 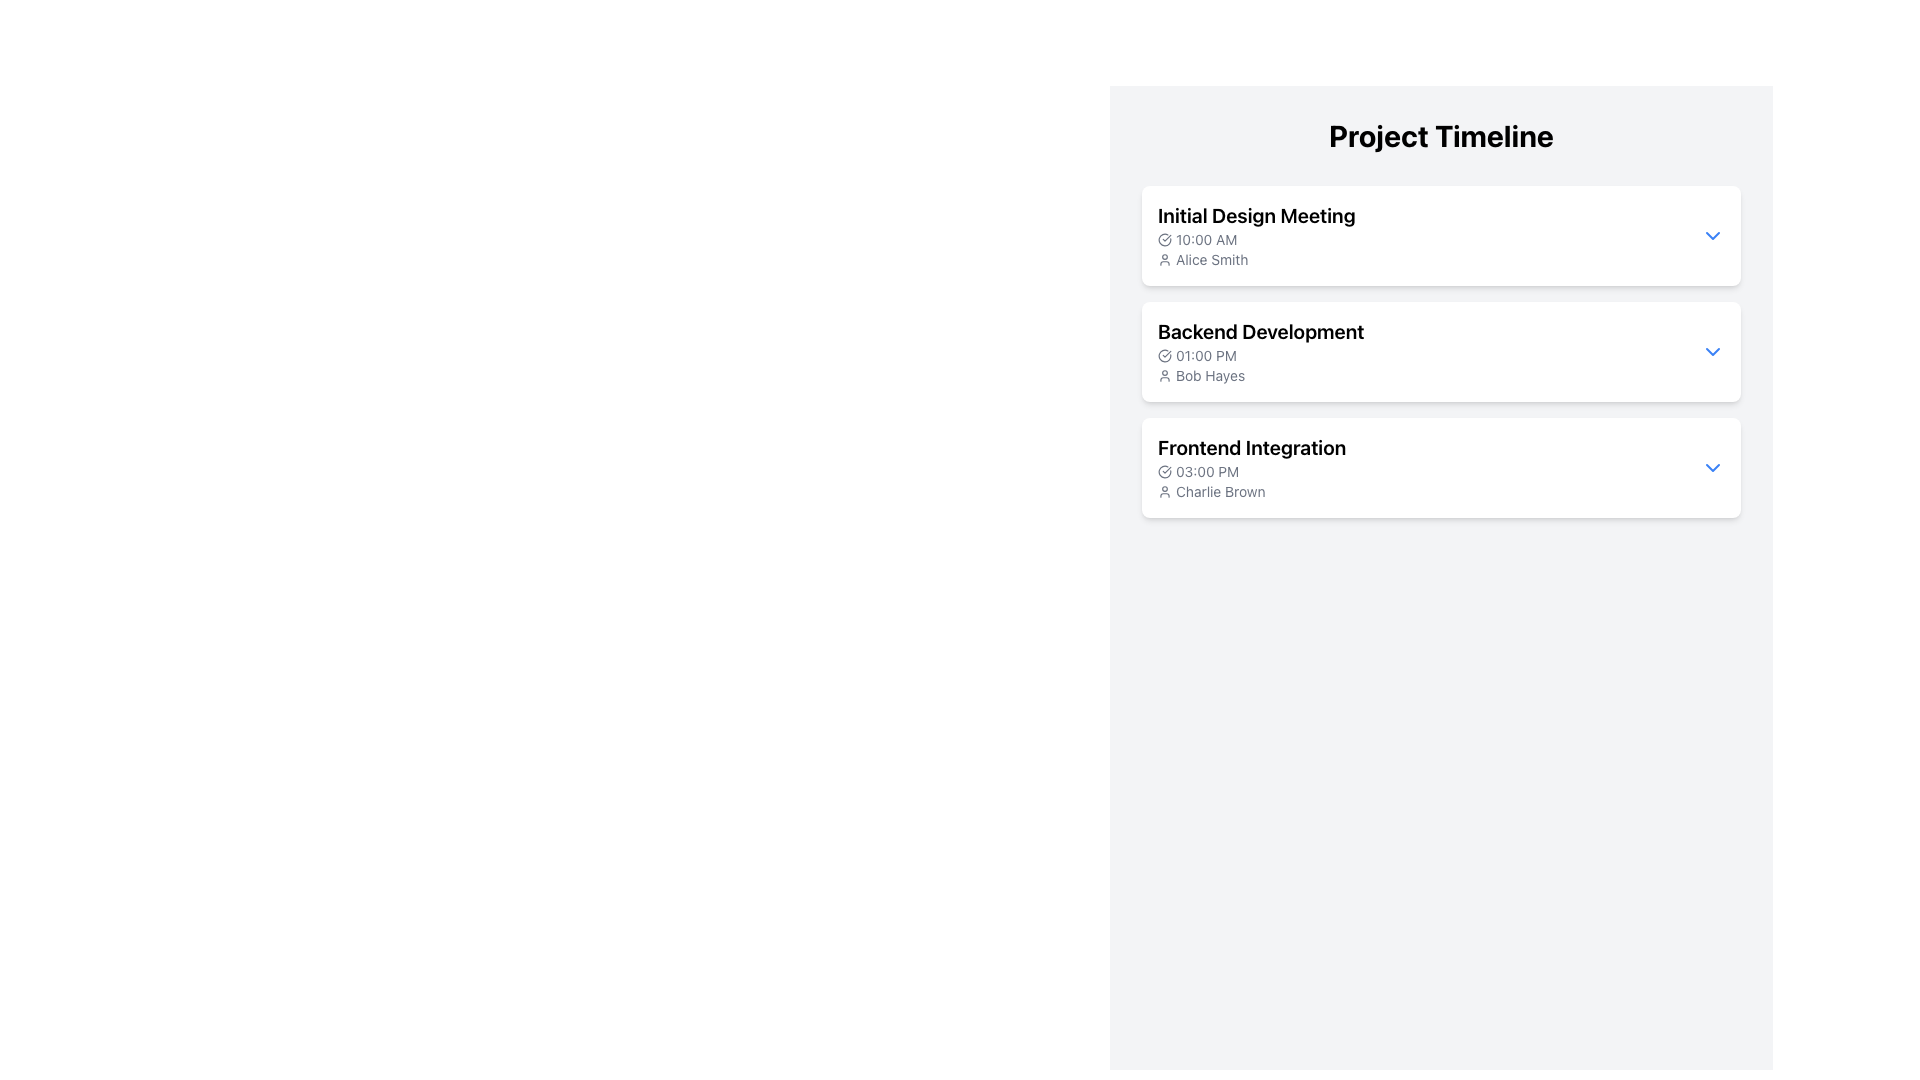 I want to click on the Text label indicating the person's name associated with the 'Frontend Integration' task, located below the time label '03:00 PM', so click(x=1251, y=492).